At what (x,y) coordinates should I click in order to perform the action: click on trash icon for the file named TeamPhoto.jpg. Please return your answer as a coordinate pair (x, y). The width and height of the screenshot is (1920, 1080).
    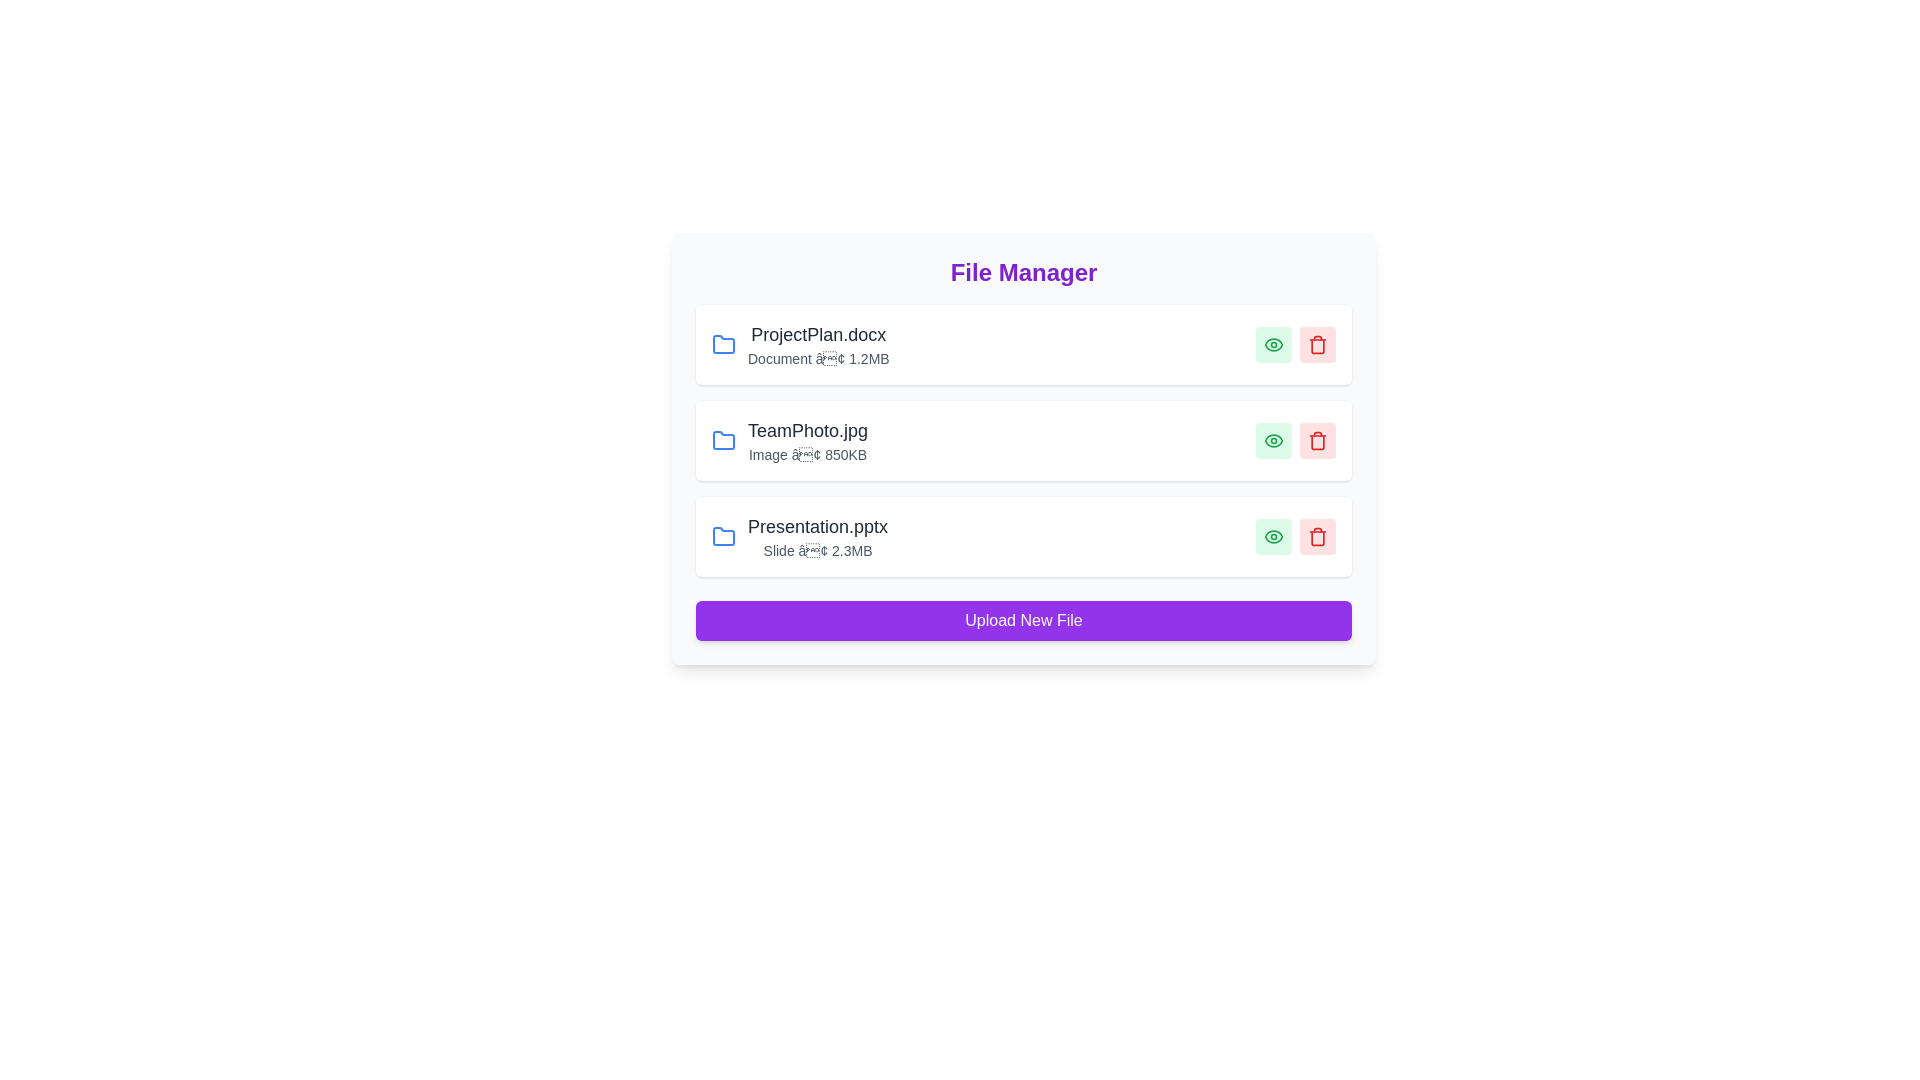
    Looking at the image, I should click on (1318, 439).